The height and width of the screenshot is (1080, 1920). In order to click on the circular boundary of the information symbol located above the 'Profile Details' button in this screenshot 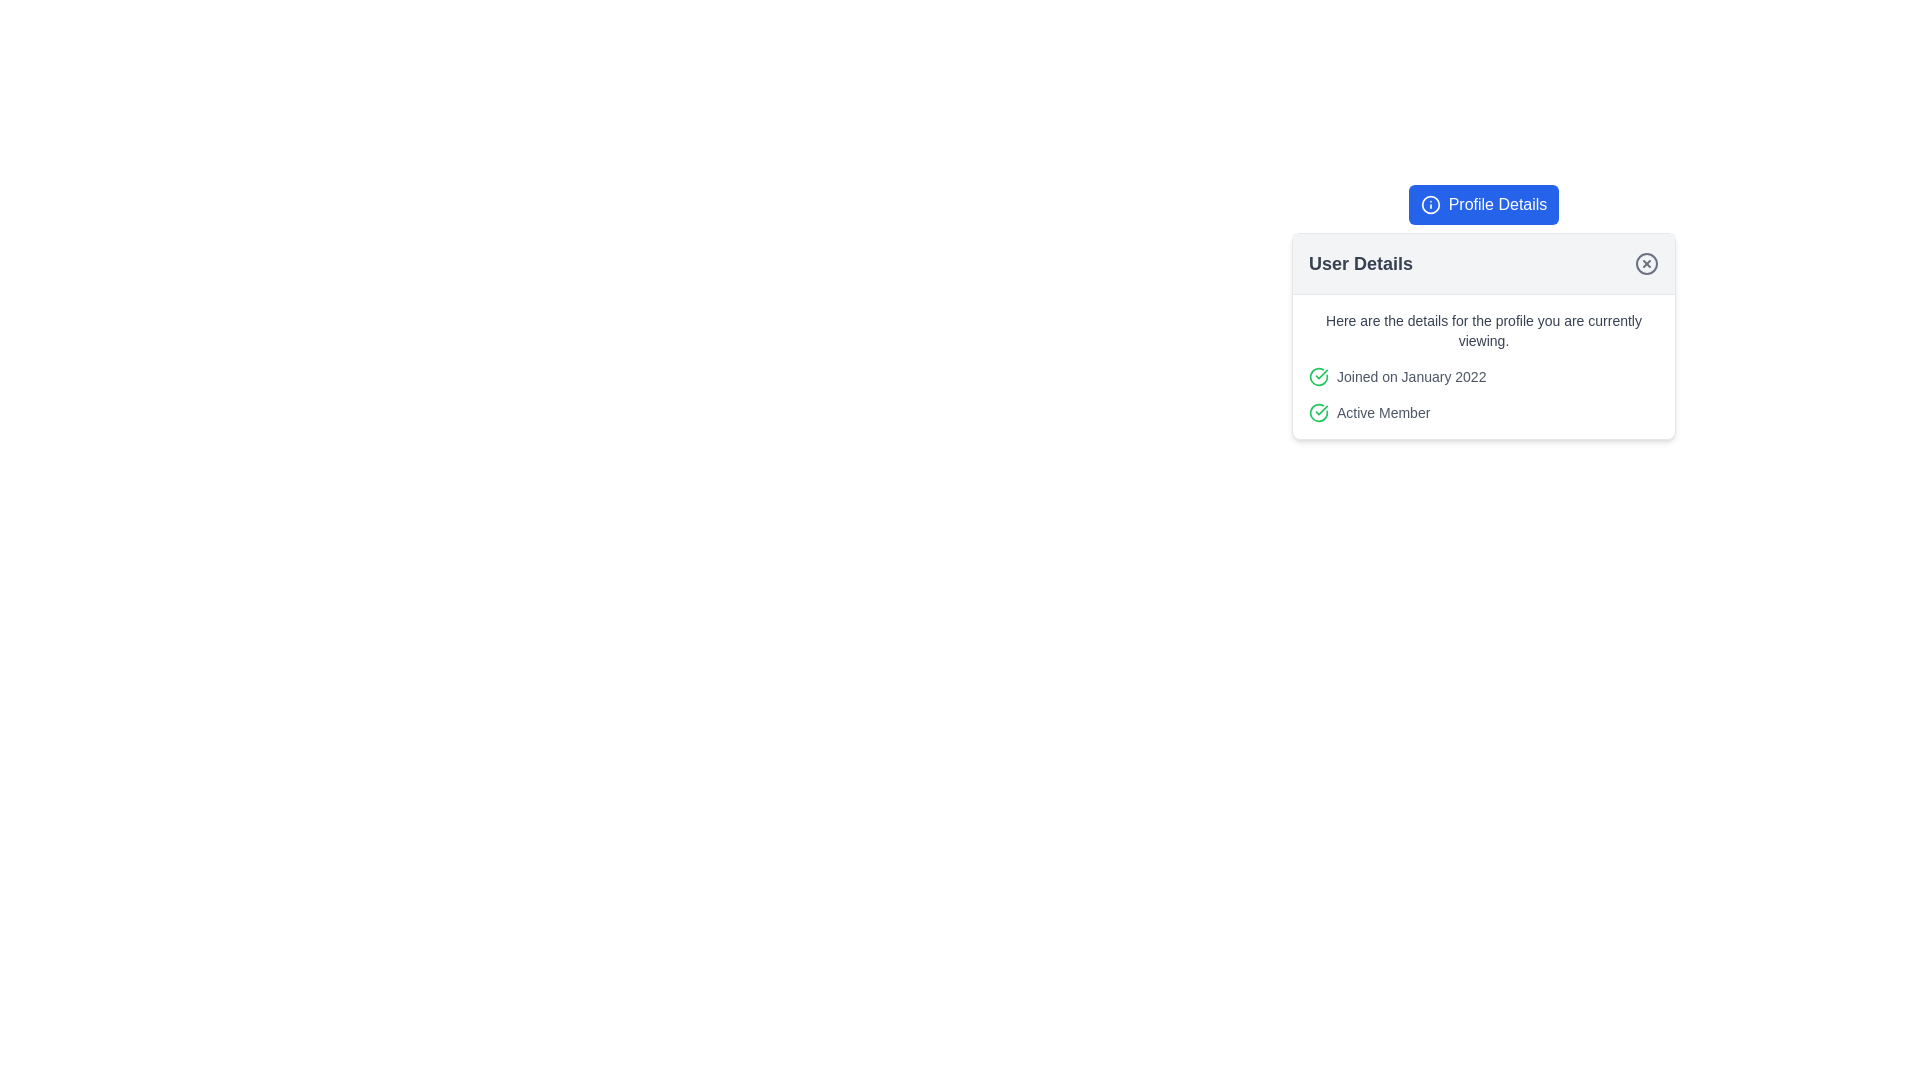, I will do `click(1429, 204)`.